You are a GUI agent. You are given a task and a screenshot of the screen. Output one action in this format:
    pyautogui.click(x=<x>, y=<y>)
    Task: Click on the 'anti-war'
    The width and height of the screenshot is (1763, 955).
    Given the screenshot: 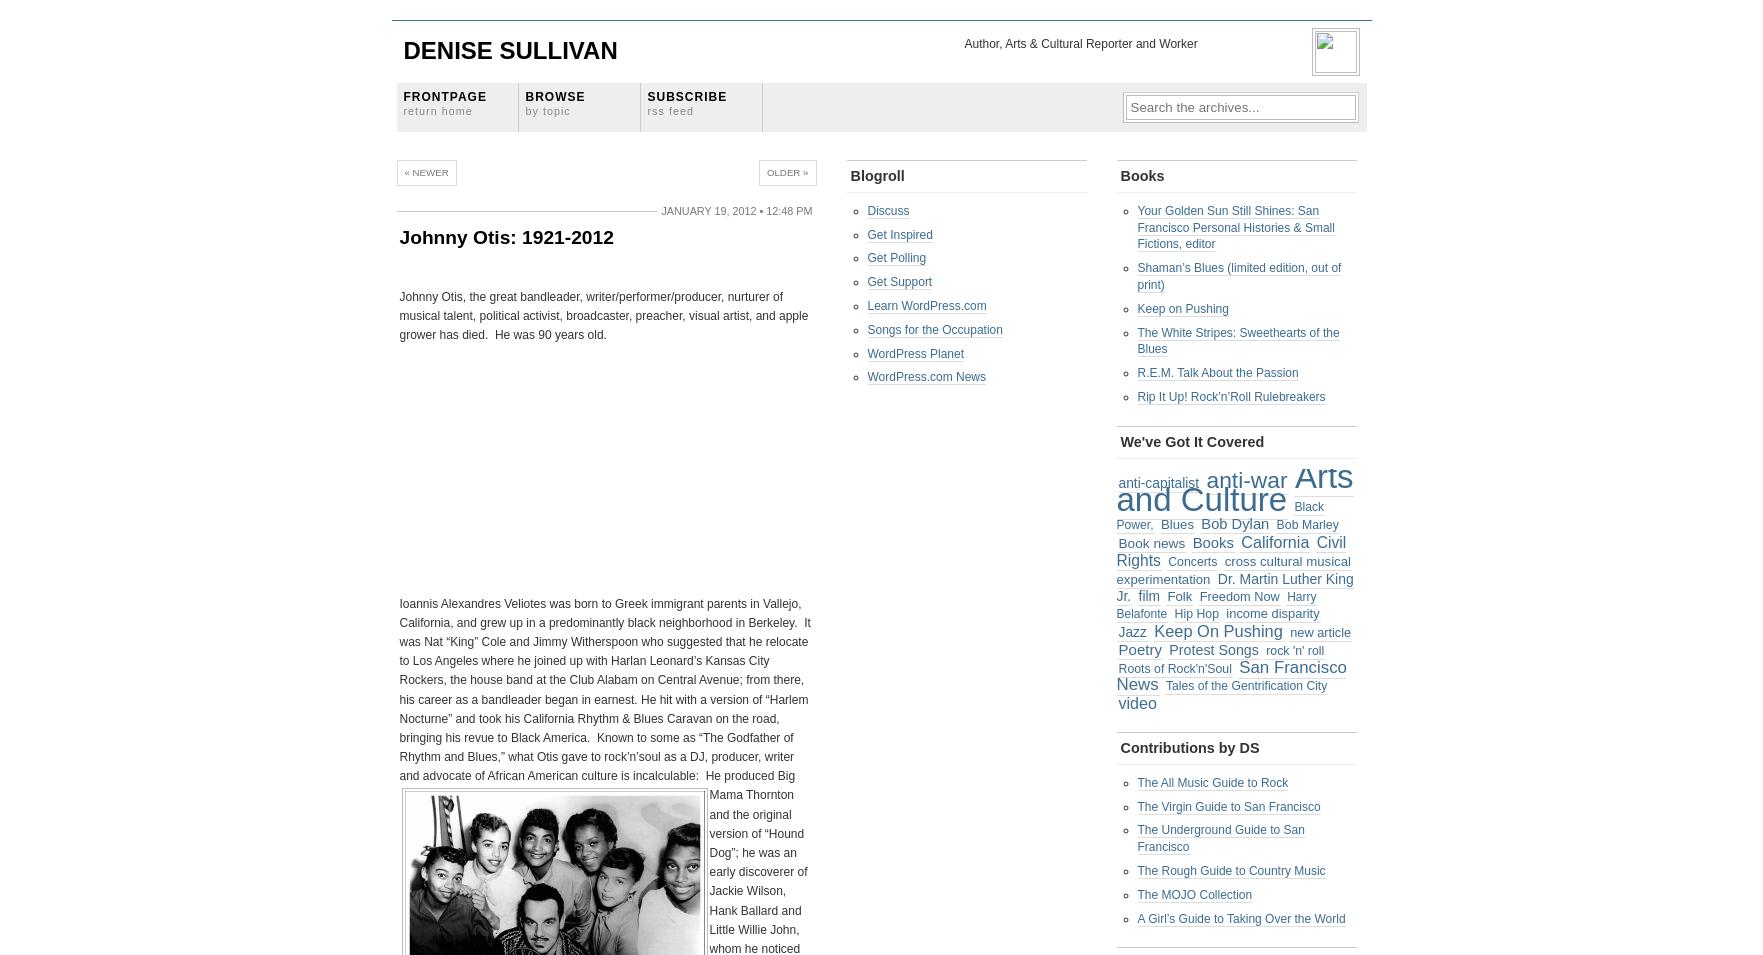 What is the action you would take?
    pyautogui.click(x=1245, y=479)
    